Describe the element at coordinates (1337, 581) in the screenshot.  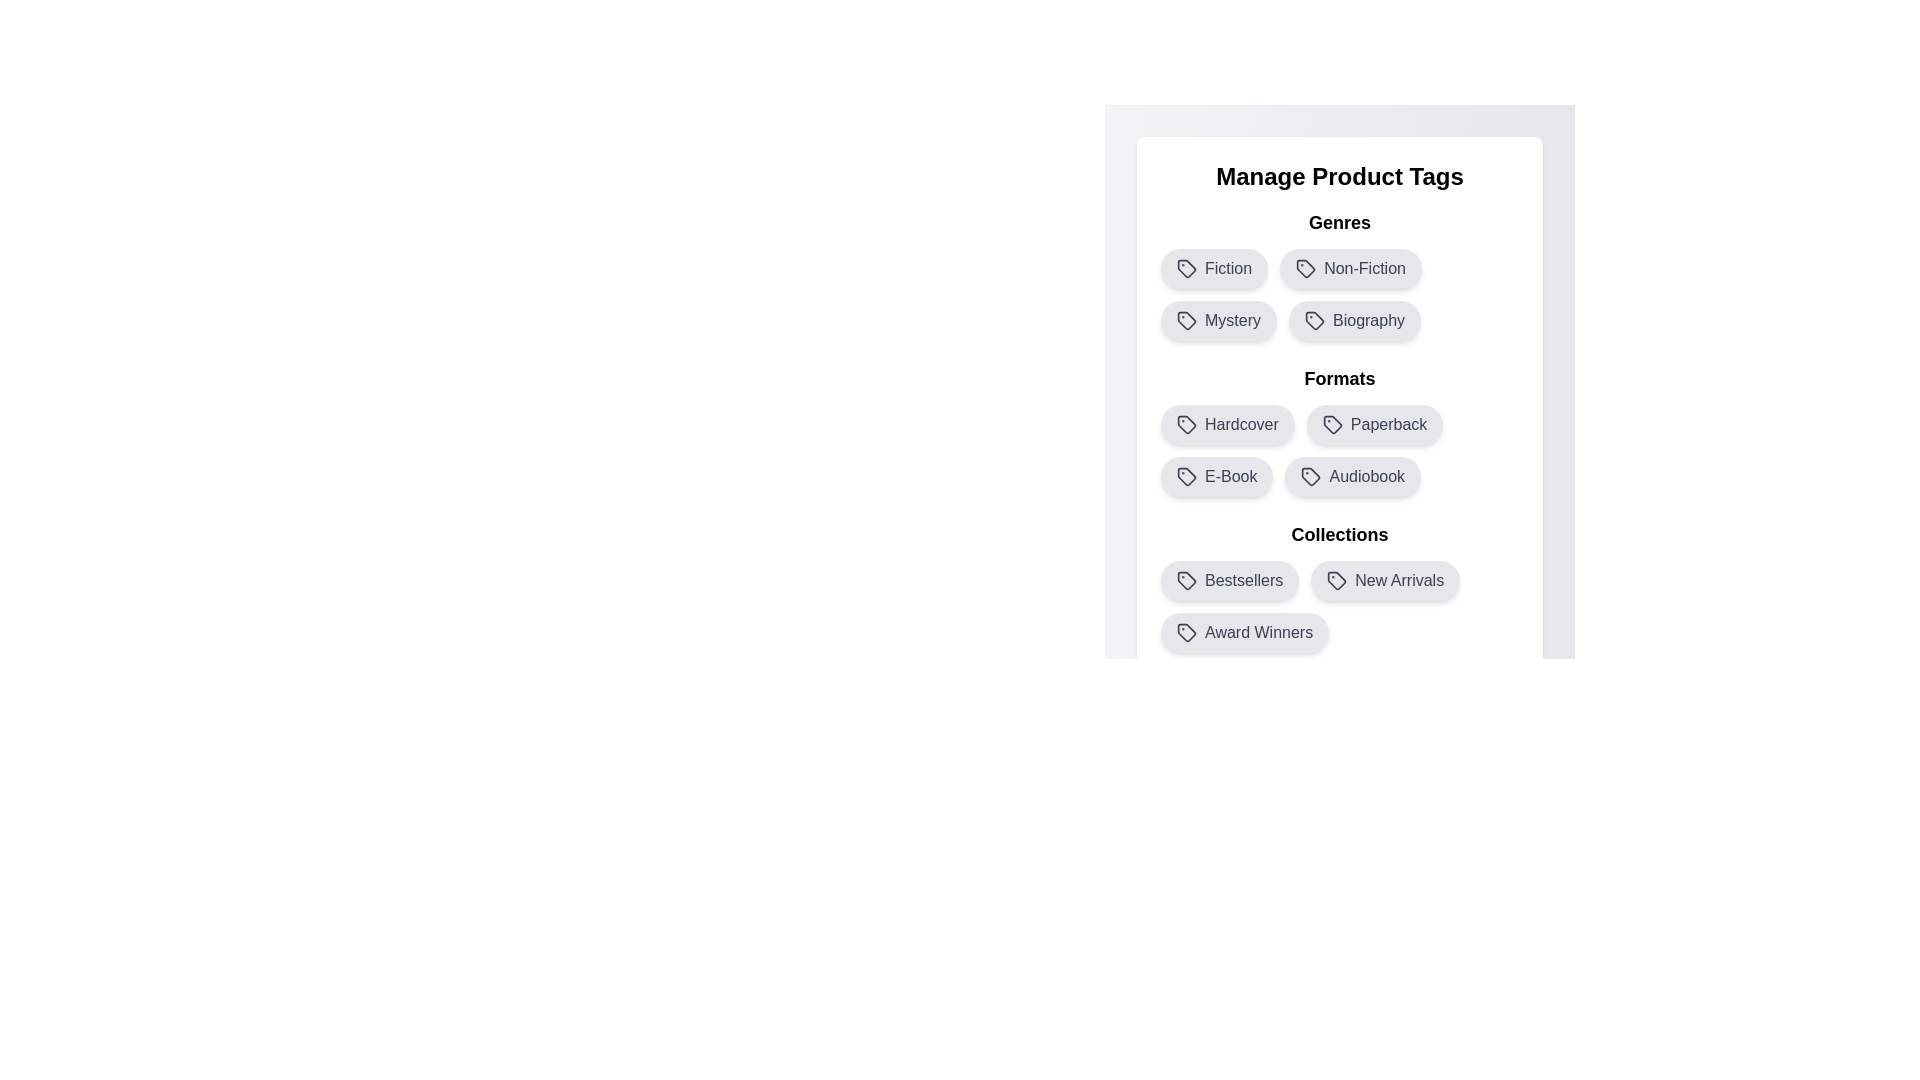
I see `the outer shape of the tag icon located in the 'New Arrivals' section of the 'Collections' group` at that location.